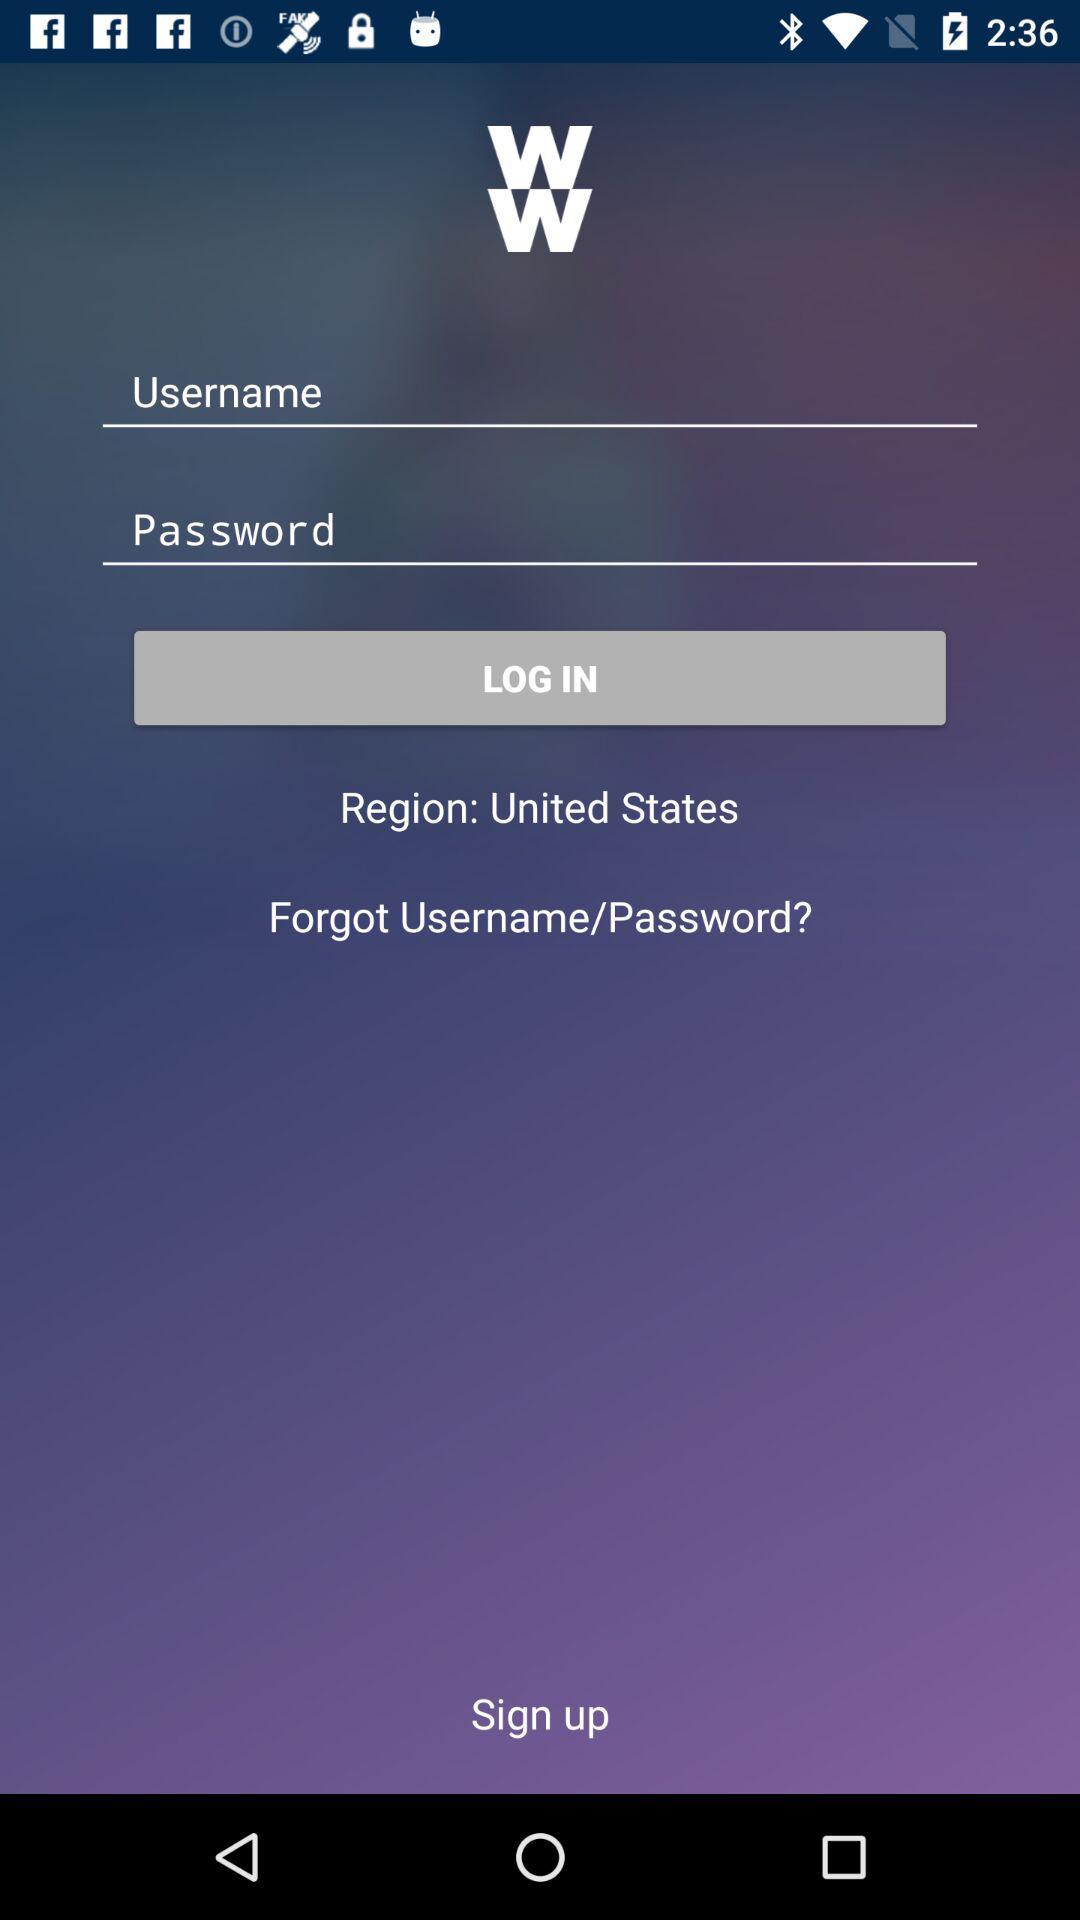 This screenshot has height=1920, width=1080. I want to click on the item below log in icon, so click(613, 806).